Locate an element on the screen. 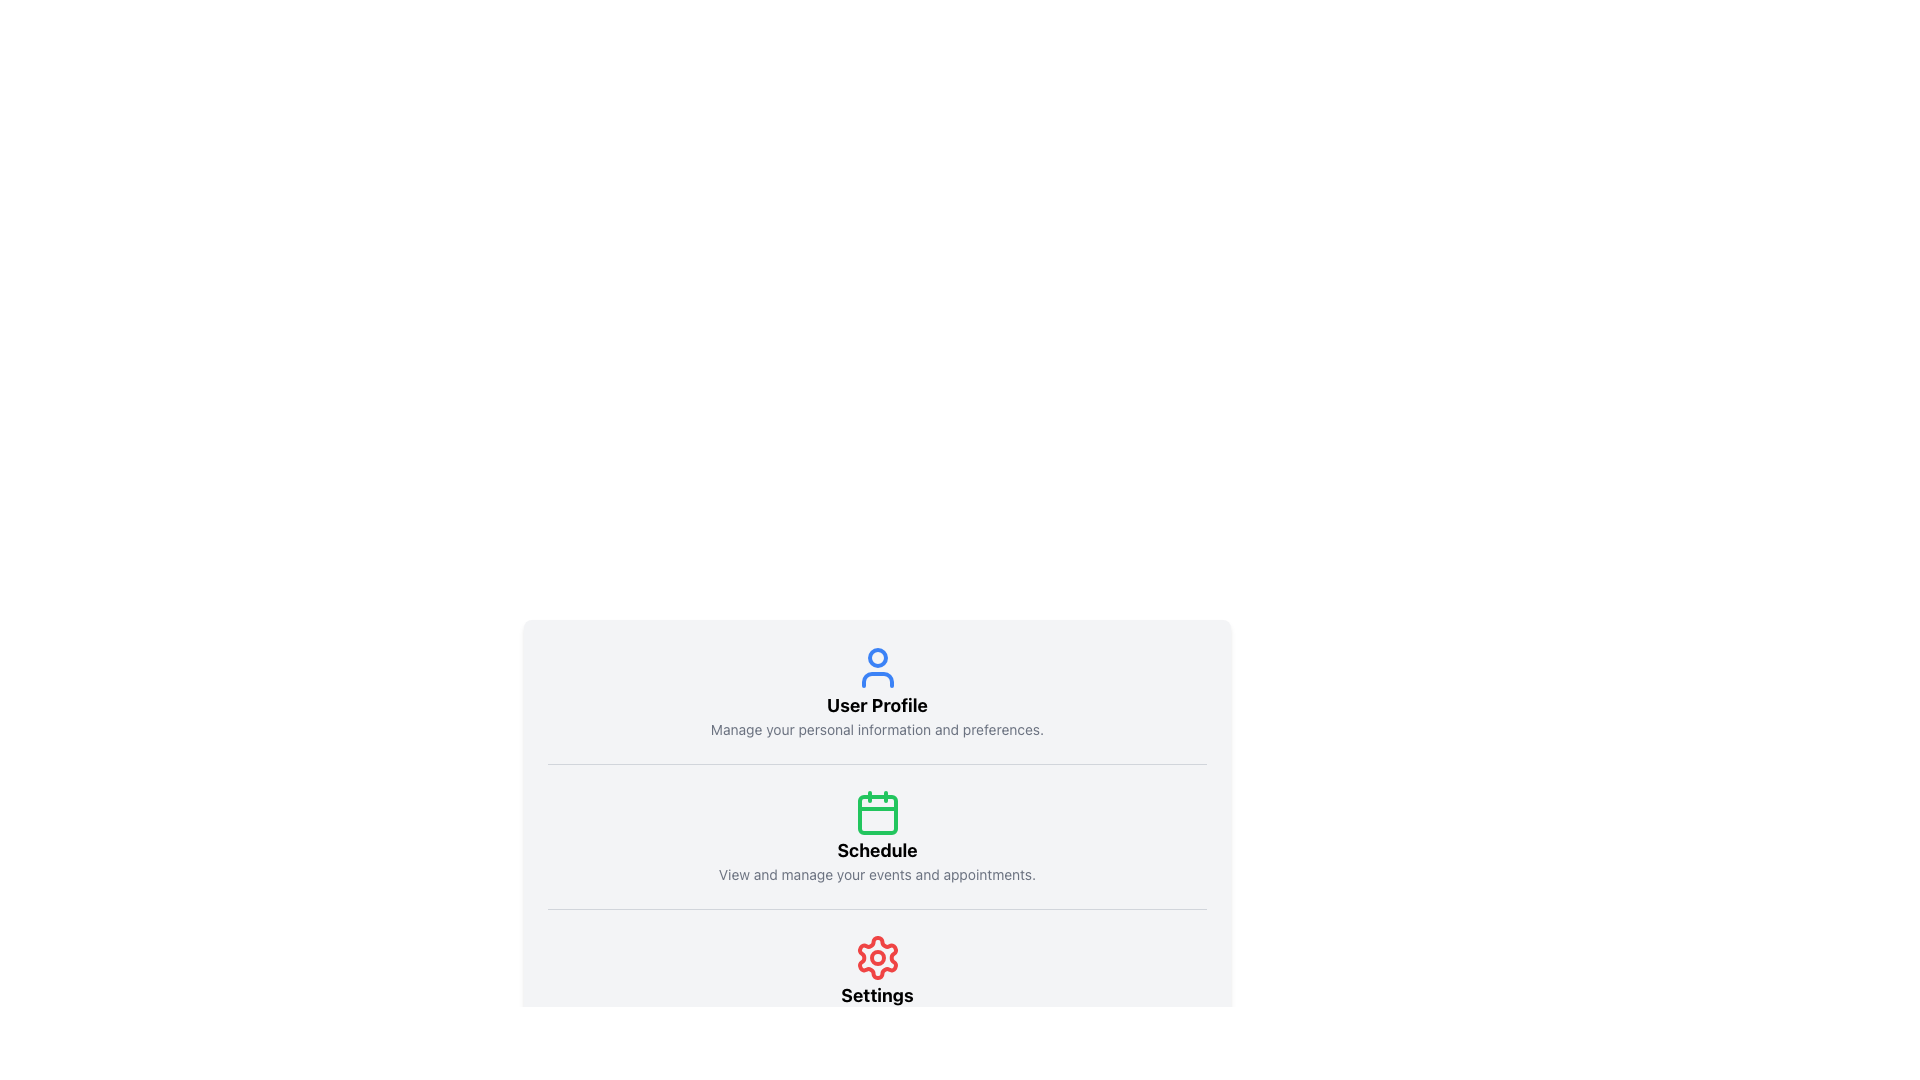  the Separator Line located between the 'Schedule' and 'Settings' sections of the content is located at coordinates (877, 909).